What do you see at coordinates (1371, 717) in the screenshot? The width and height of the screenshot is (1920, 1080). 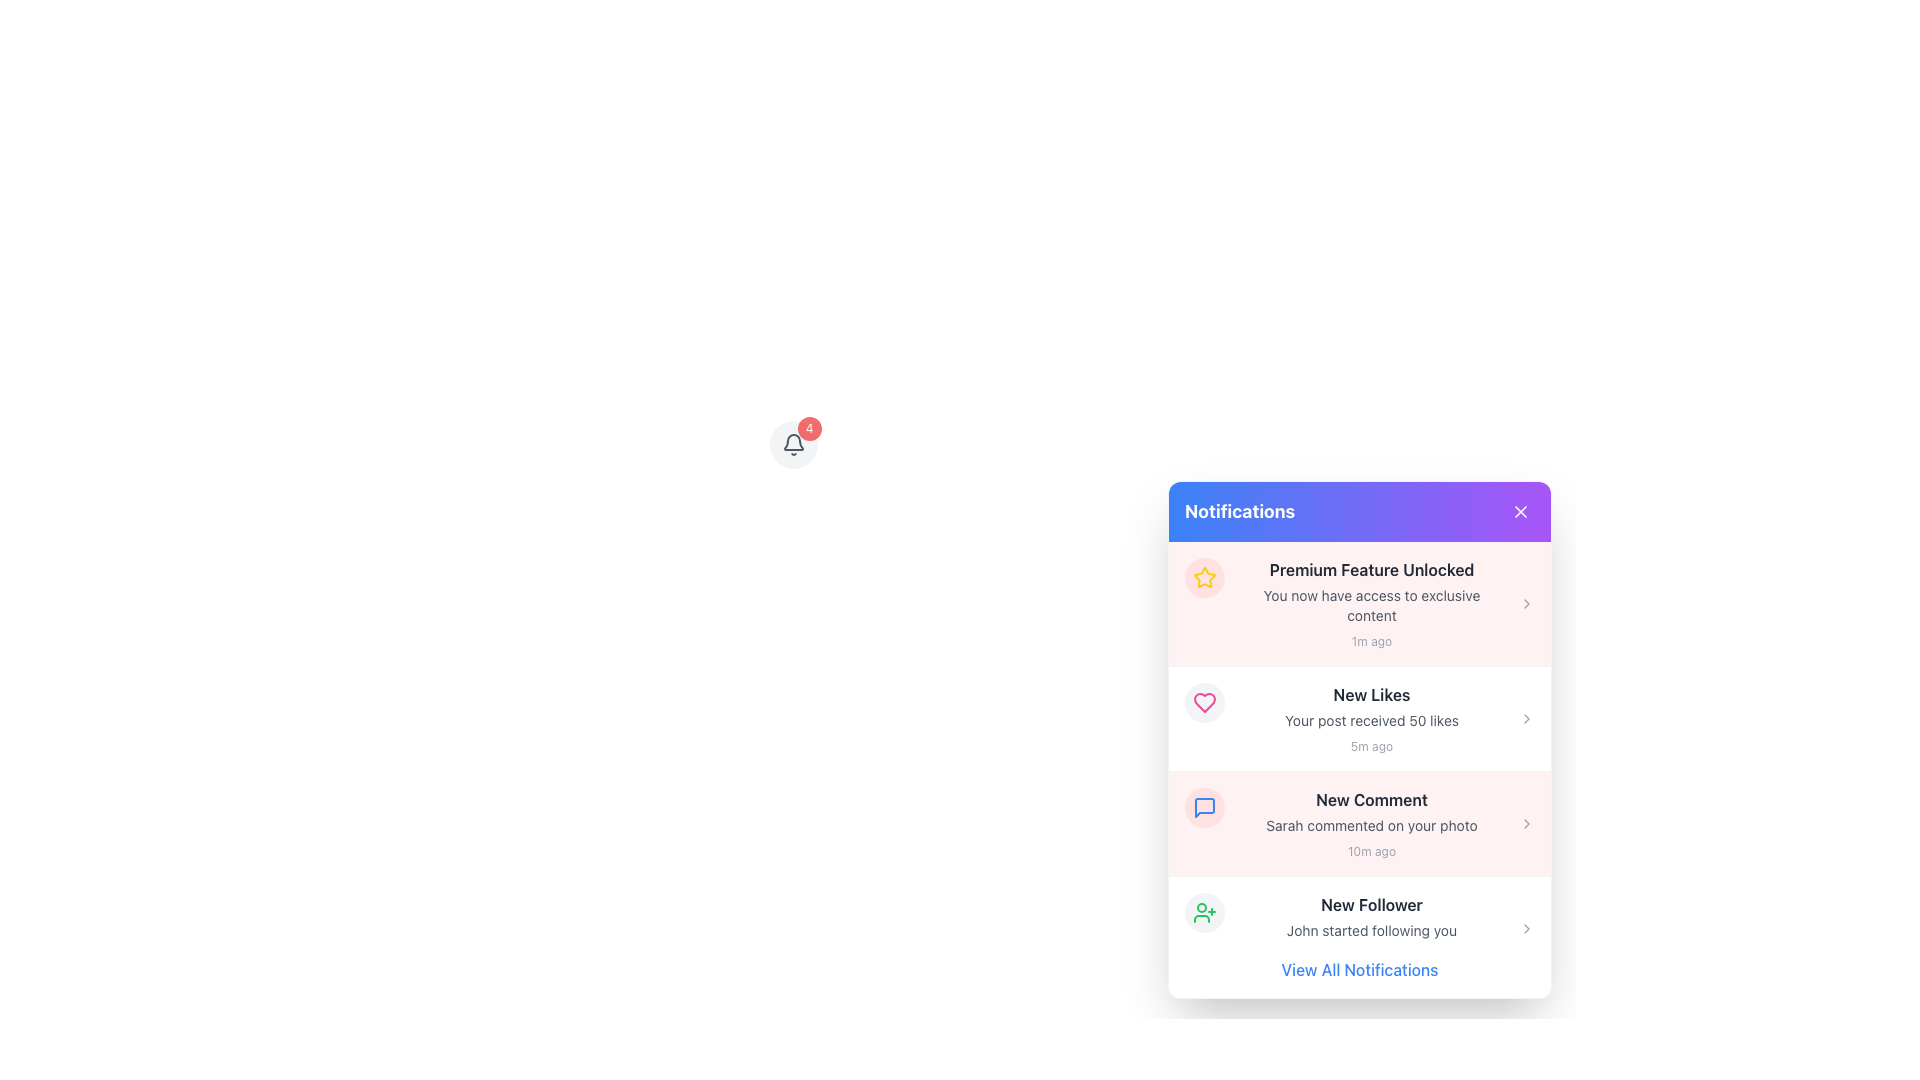 I see `the notification card displaying 'New Likes' which is the second notification in the list, centered within the notifications panel` at bounding box center [1371, 717].